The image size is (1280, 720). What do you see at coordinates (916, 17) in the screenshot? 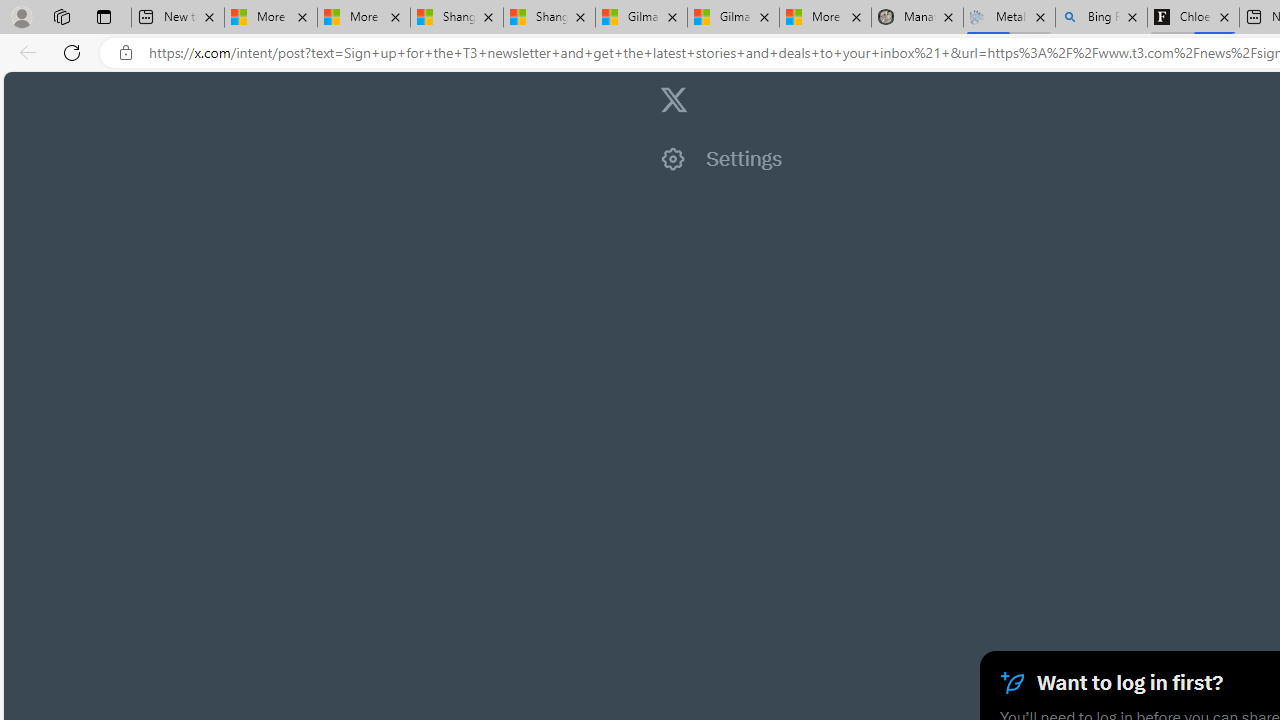
I see `'Manatee Mortality Statistics | FWC'` at bounding box center [916, 17].